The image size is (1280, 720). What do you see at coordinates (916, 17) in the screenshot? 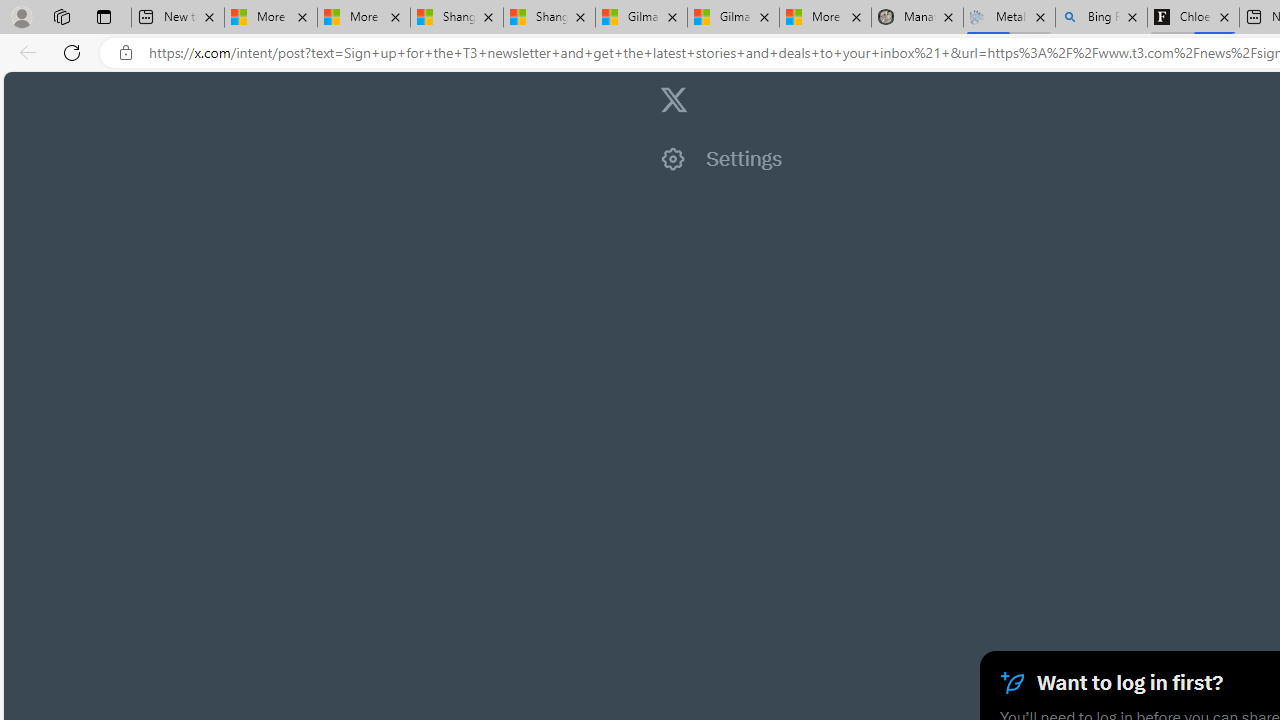
I see `'Manatee Mortality Statistics | FWC'` at bounding box center [916, 17].